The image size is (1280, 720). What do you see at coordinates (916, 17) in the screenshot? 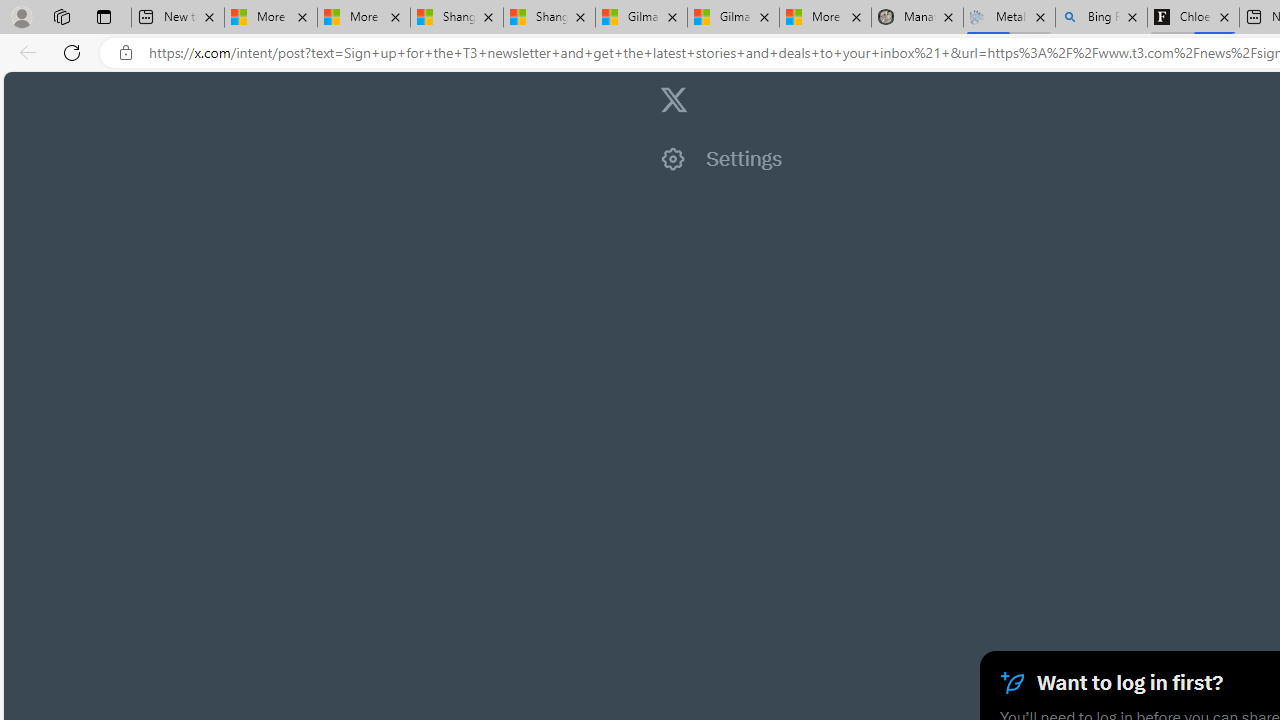
I see `'Manatee Mortality Statistics | FWC'` at bounding box center [916, 17].